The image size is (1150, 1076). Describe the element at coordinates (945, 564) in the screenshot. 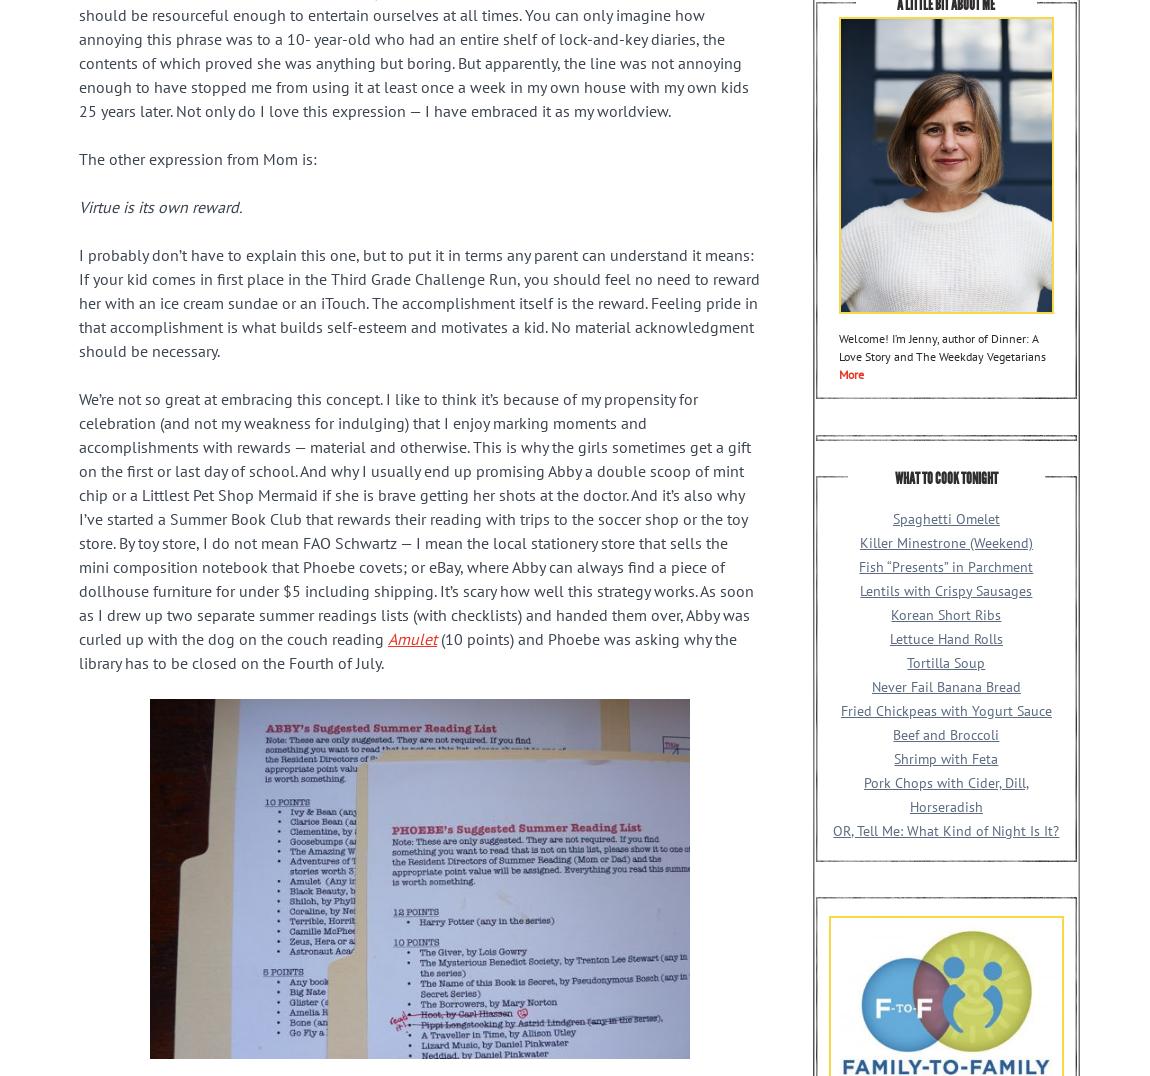

I see `'Fish “Presents” in Parchment'` at that location.